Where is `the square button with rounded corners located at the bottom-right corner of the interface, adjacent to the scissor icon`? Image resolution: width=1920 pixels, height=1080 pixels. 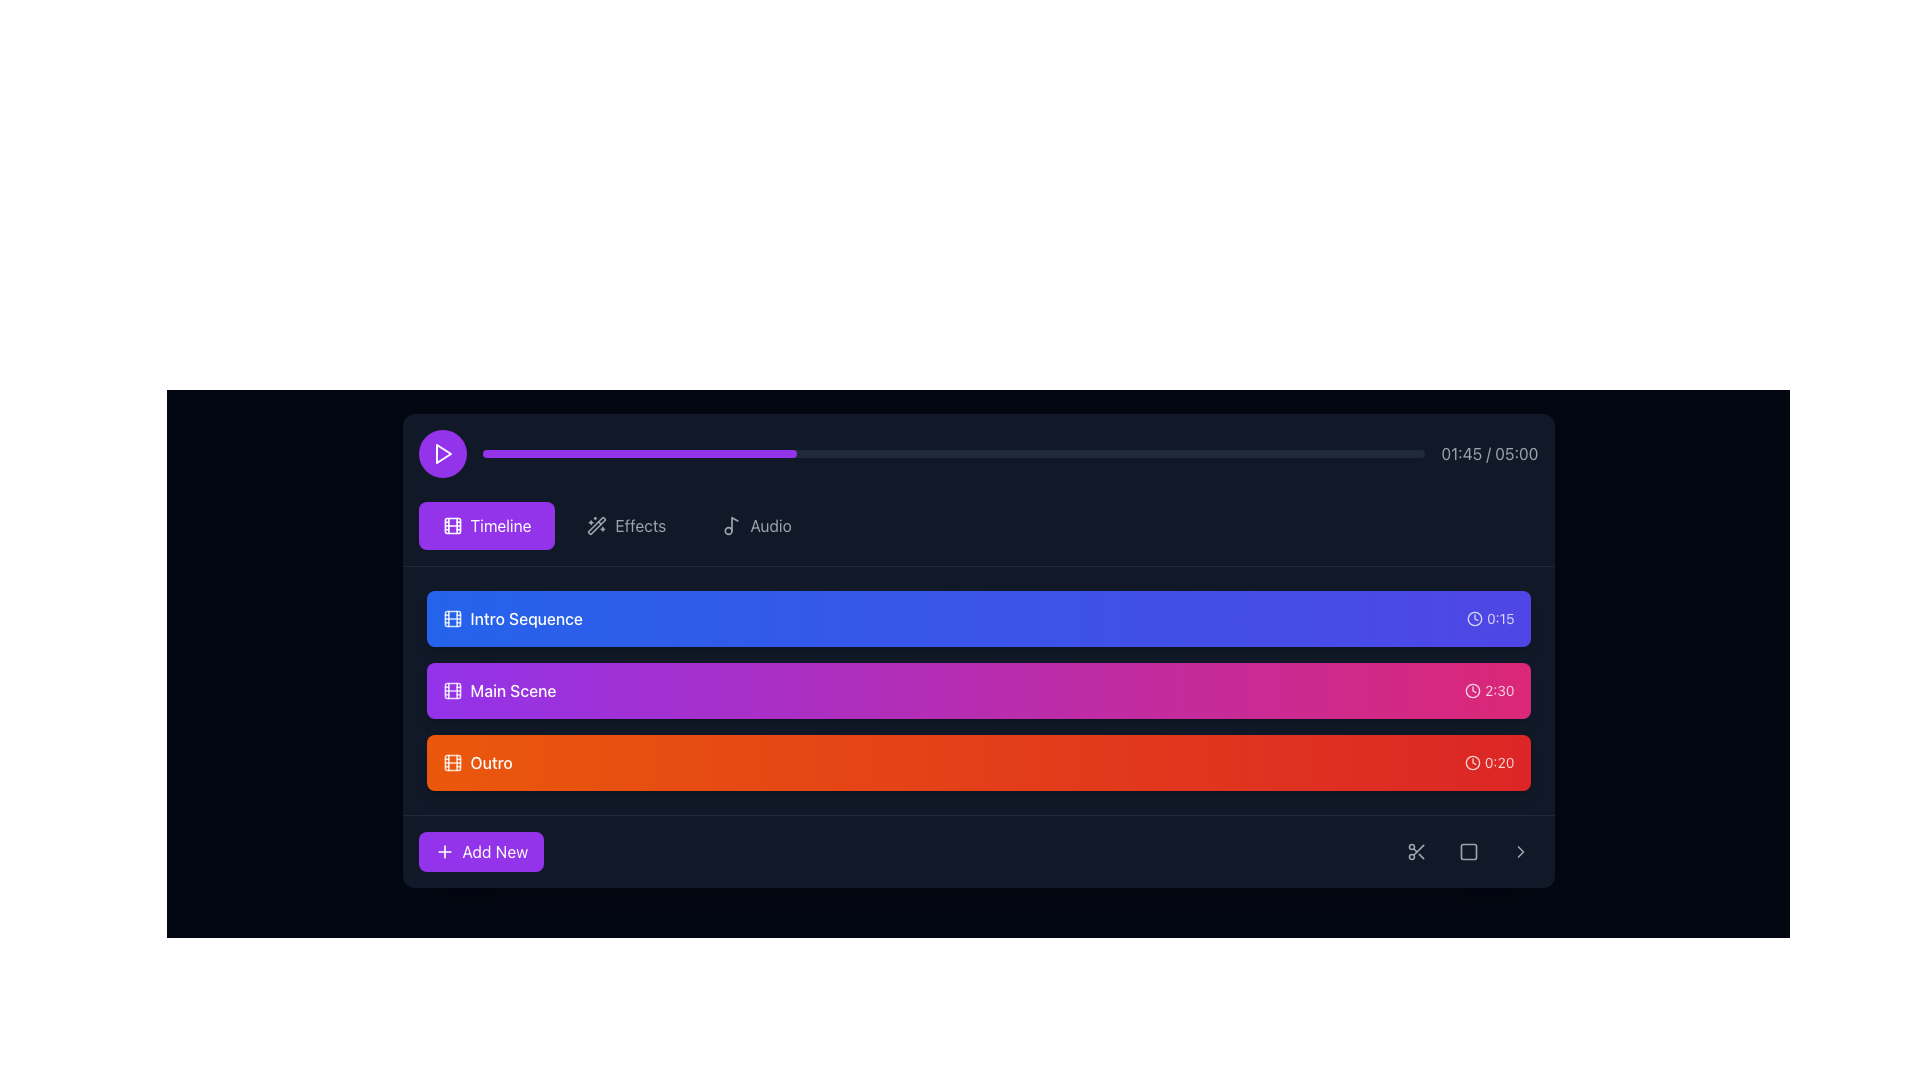
the square button with rounded corners located at the bottom-right corner of the interface, adjacent to the scissor icon is located at coordinates (1468, 852).